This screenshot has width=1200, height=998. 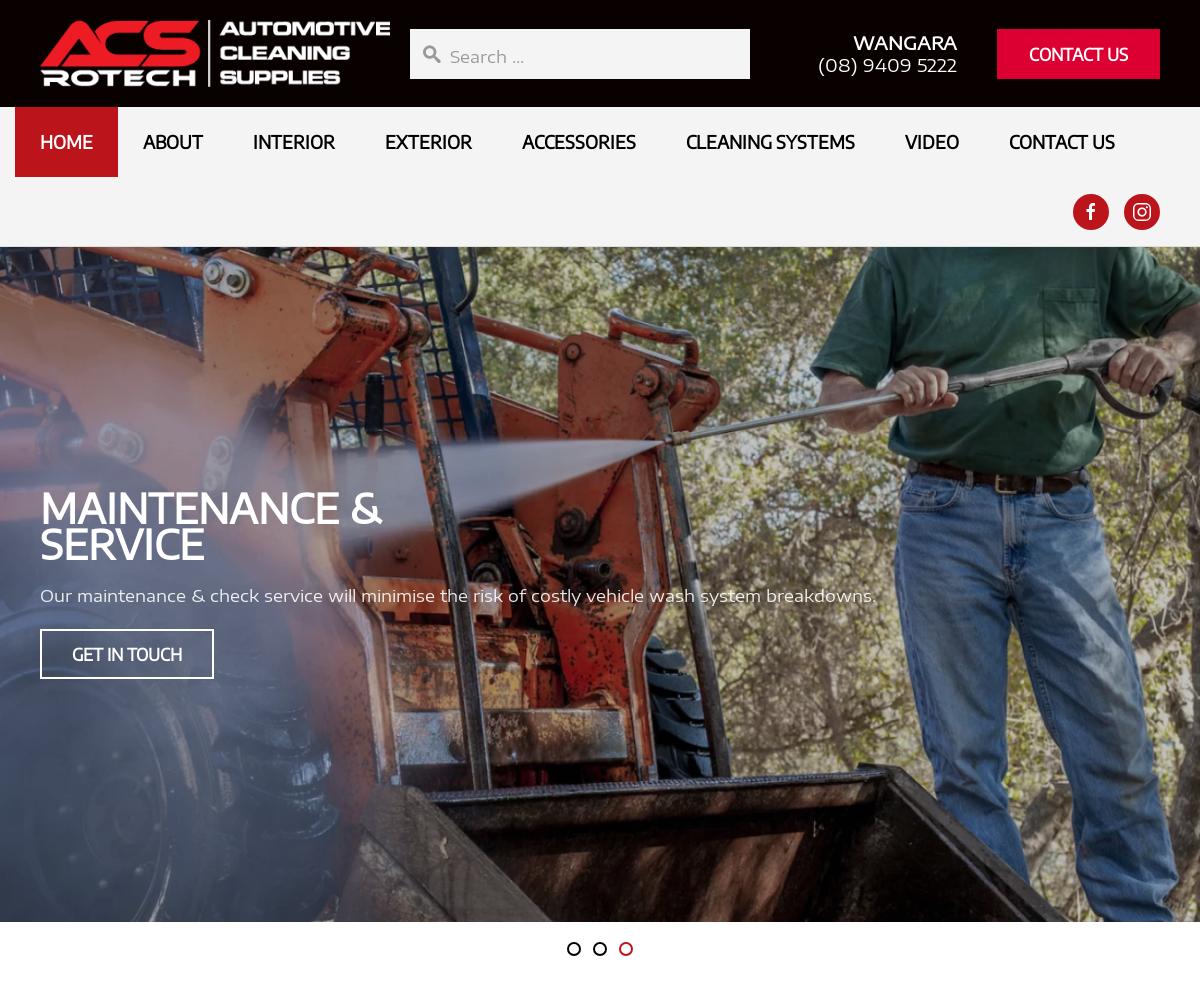 What do you see at coordinates (905, 41) in the screenshot?
I see `'Wangara'` at bounding box center [905, 41].